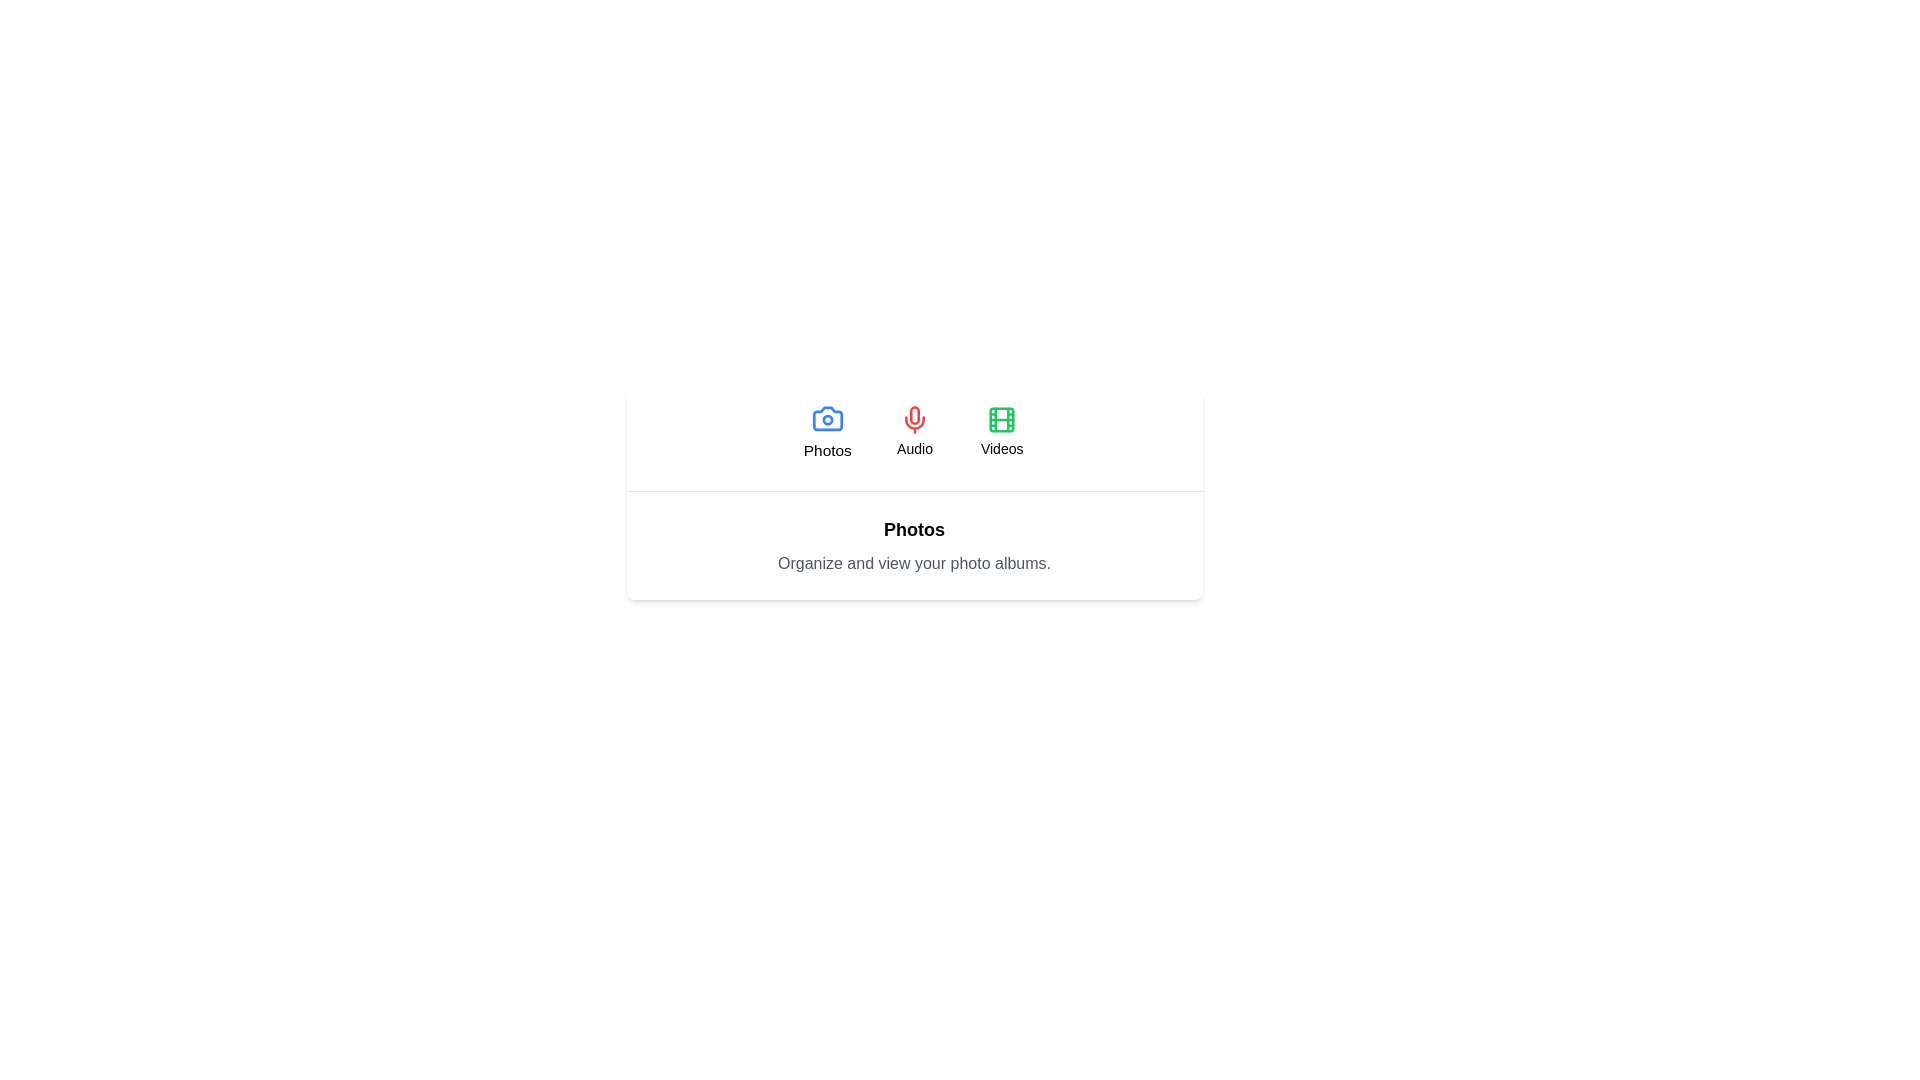  Describe the element at coordinates (1002, 431) in the screenshot. I see `the Videos tab button to activate it` at that location.